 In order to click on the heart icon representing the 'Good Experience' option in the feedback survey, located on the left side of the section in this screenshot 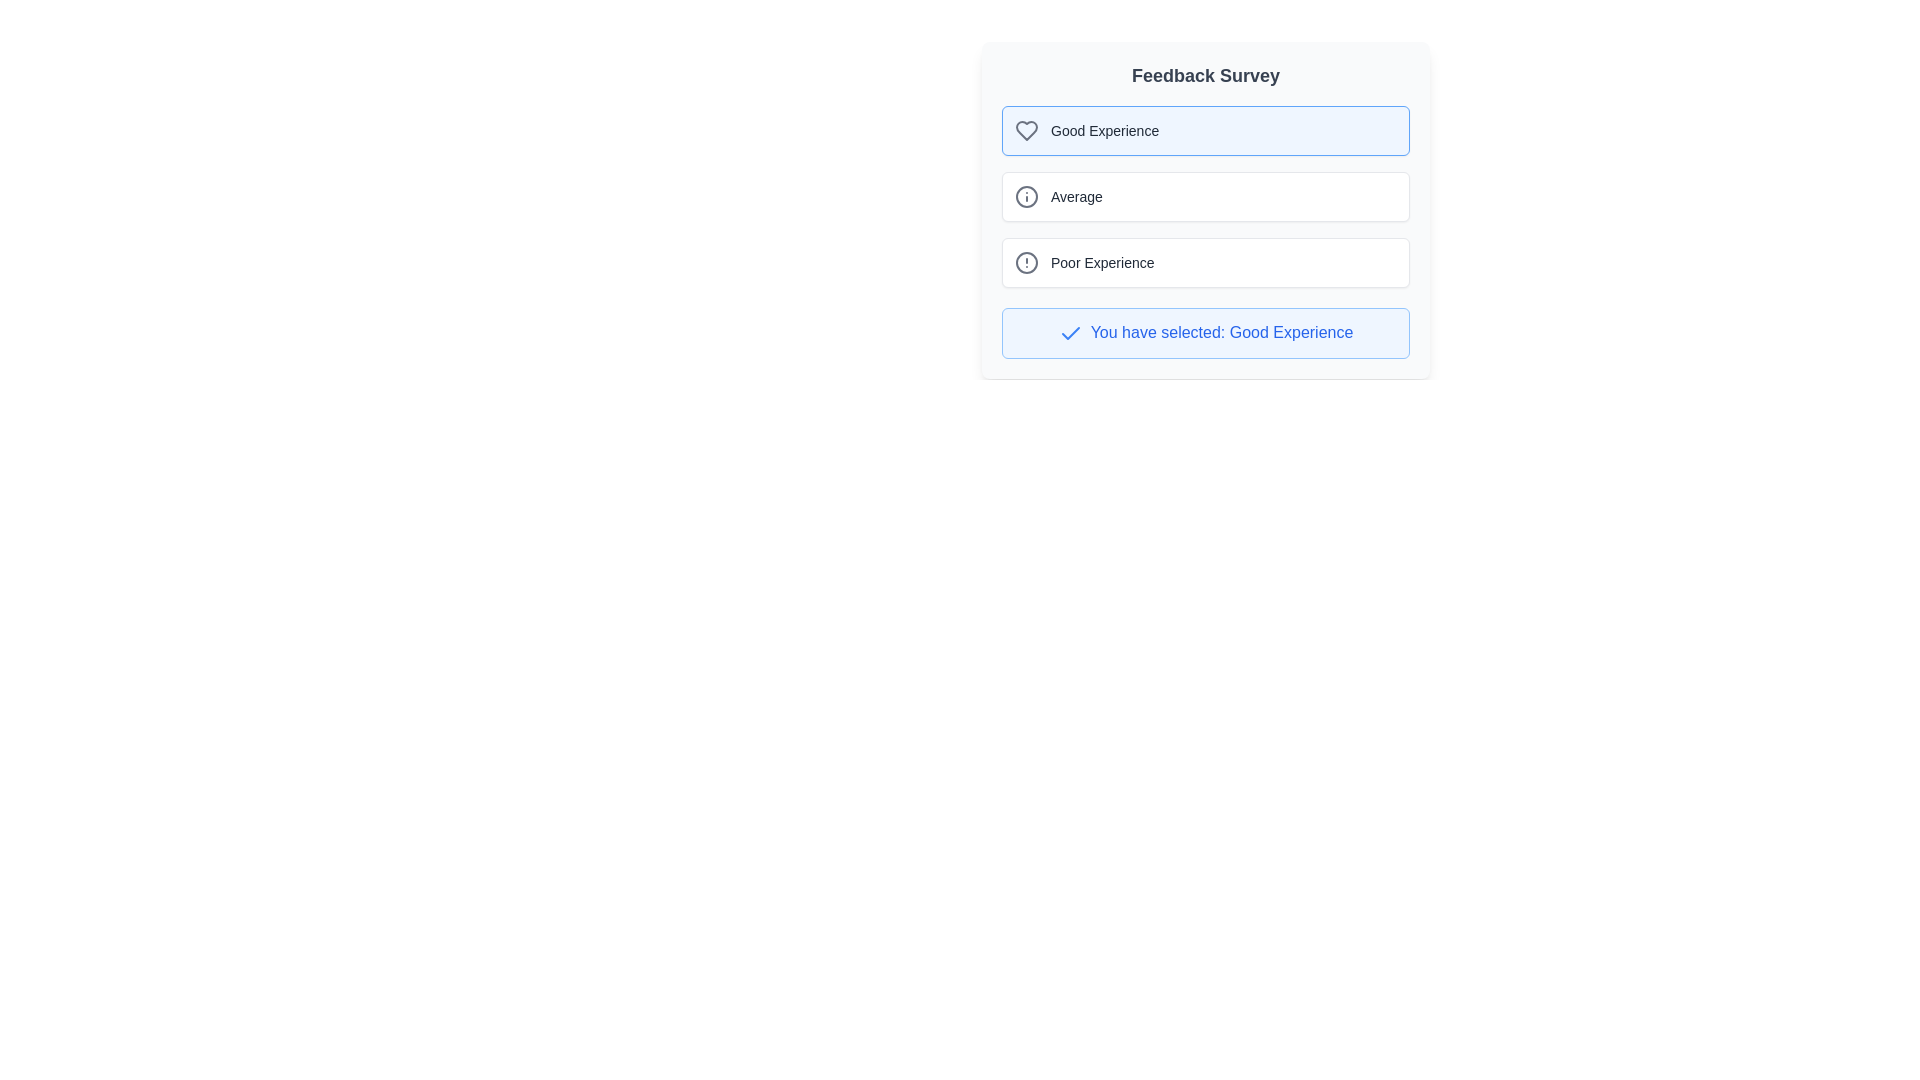, I will do `click(1027, 131)`.